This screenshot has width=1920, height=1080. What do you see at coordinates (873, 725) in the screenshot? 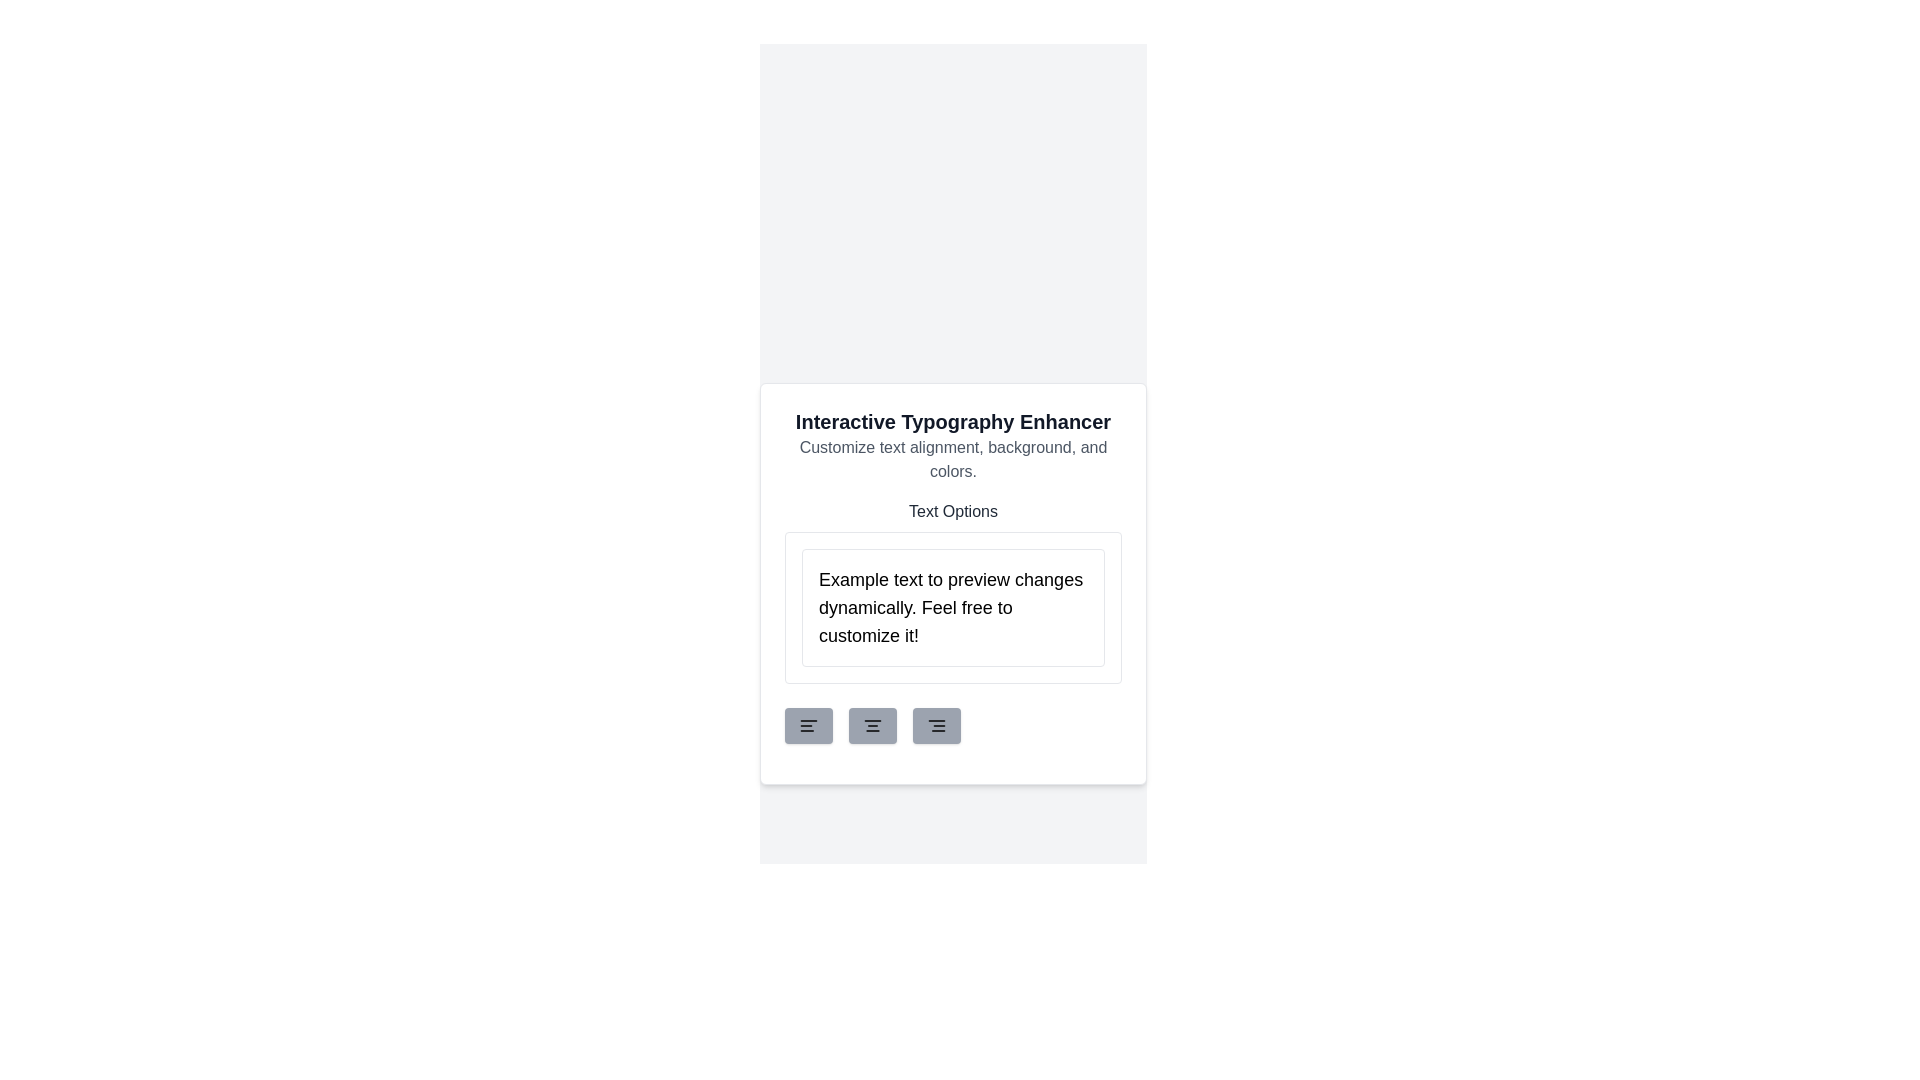
I see `the rectangular button with a light gray background and an icon of three horizontal lines, indicating a text alignment center feature, positioned centrally among three buttons in a horizontal row at the bottom of a panel` at bounding box center [873, 725].